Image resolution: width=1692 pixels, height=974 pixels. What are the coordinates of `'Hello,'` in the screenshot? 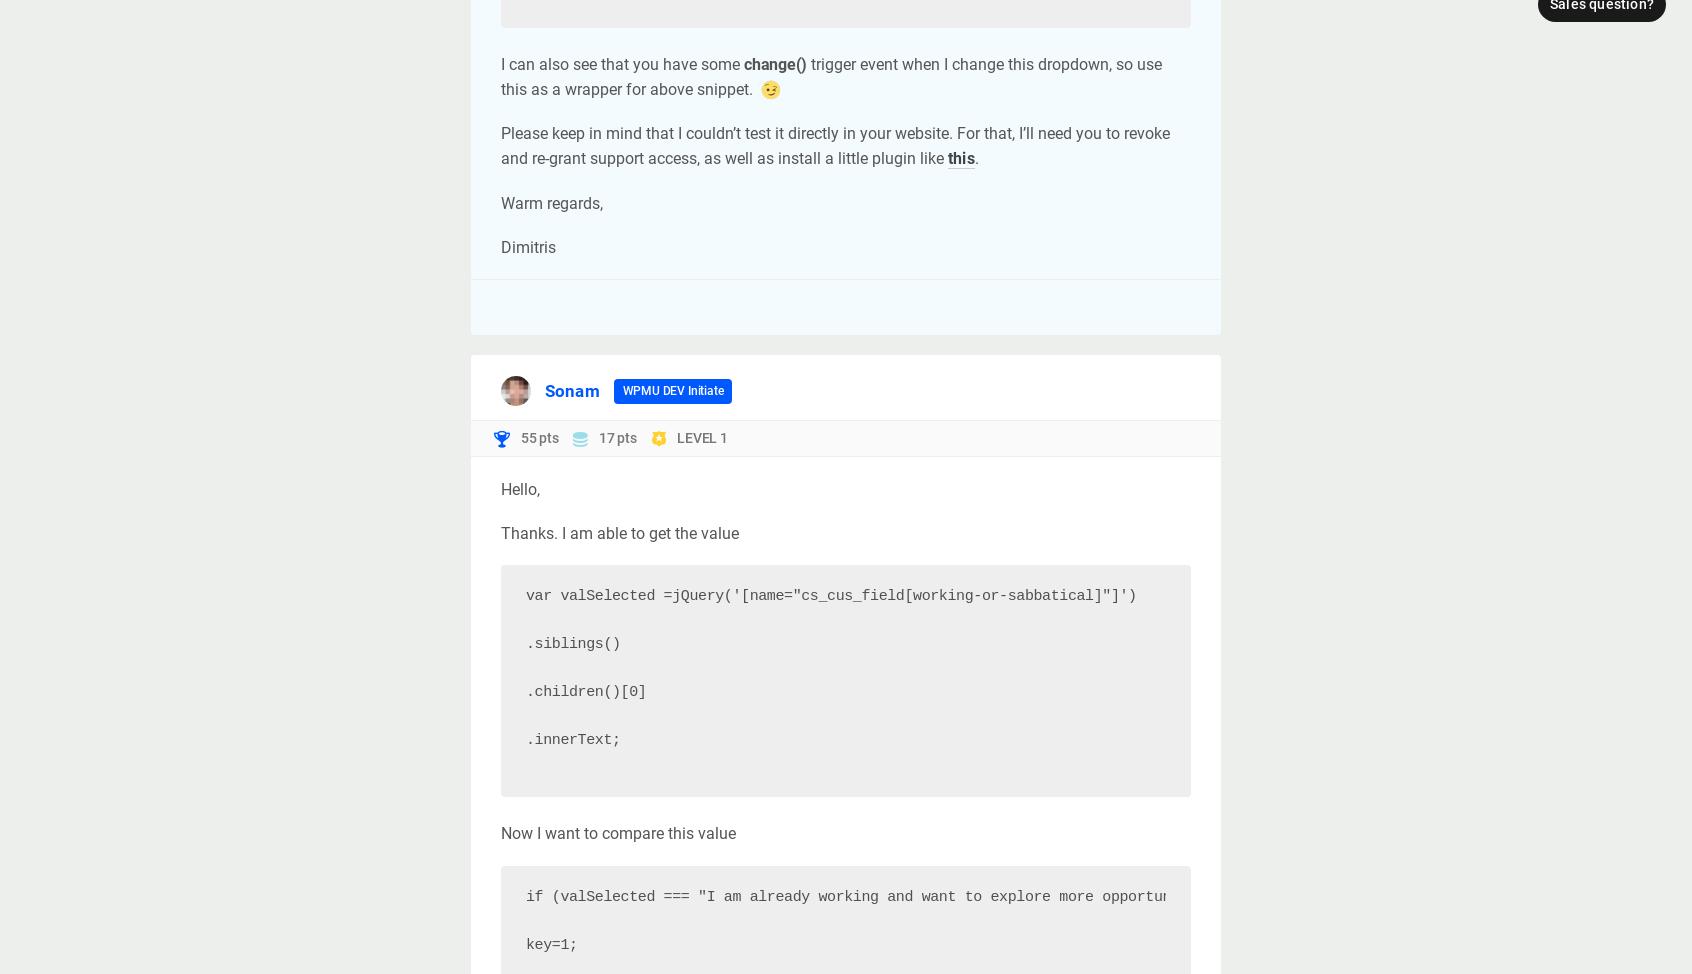 It's located at (520, 489).